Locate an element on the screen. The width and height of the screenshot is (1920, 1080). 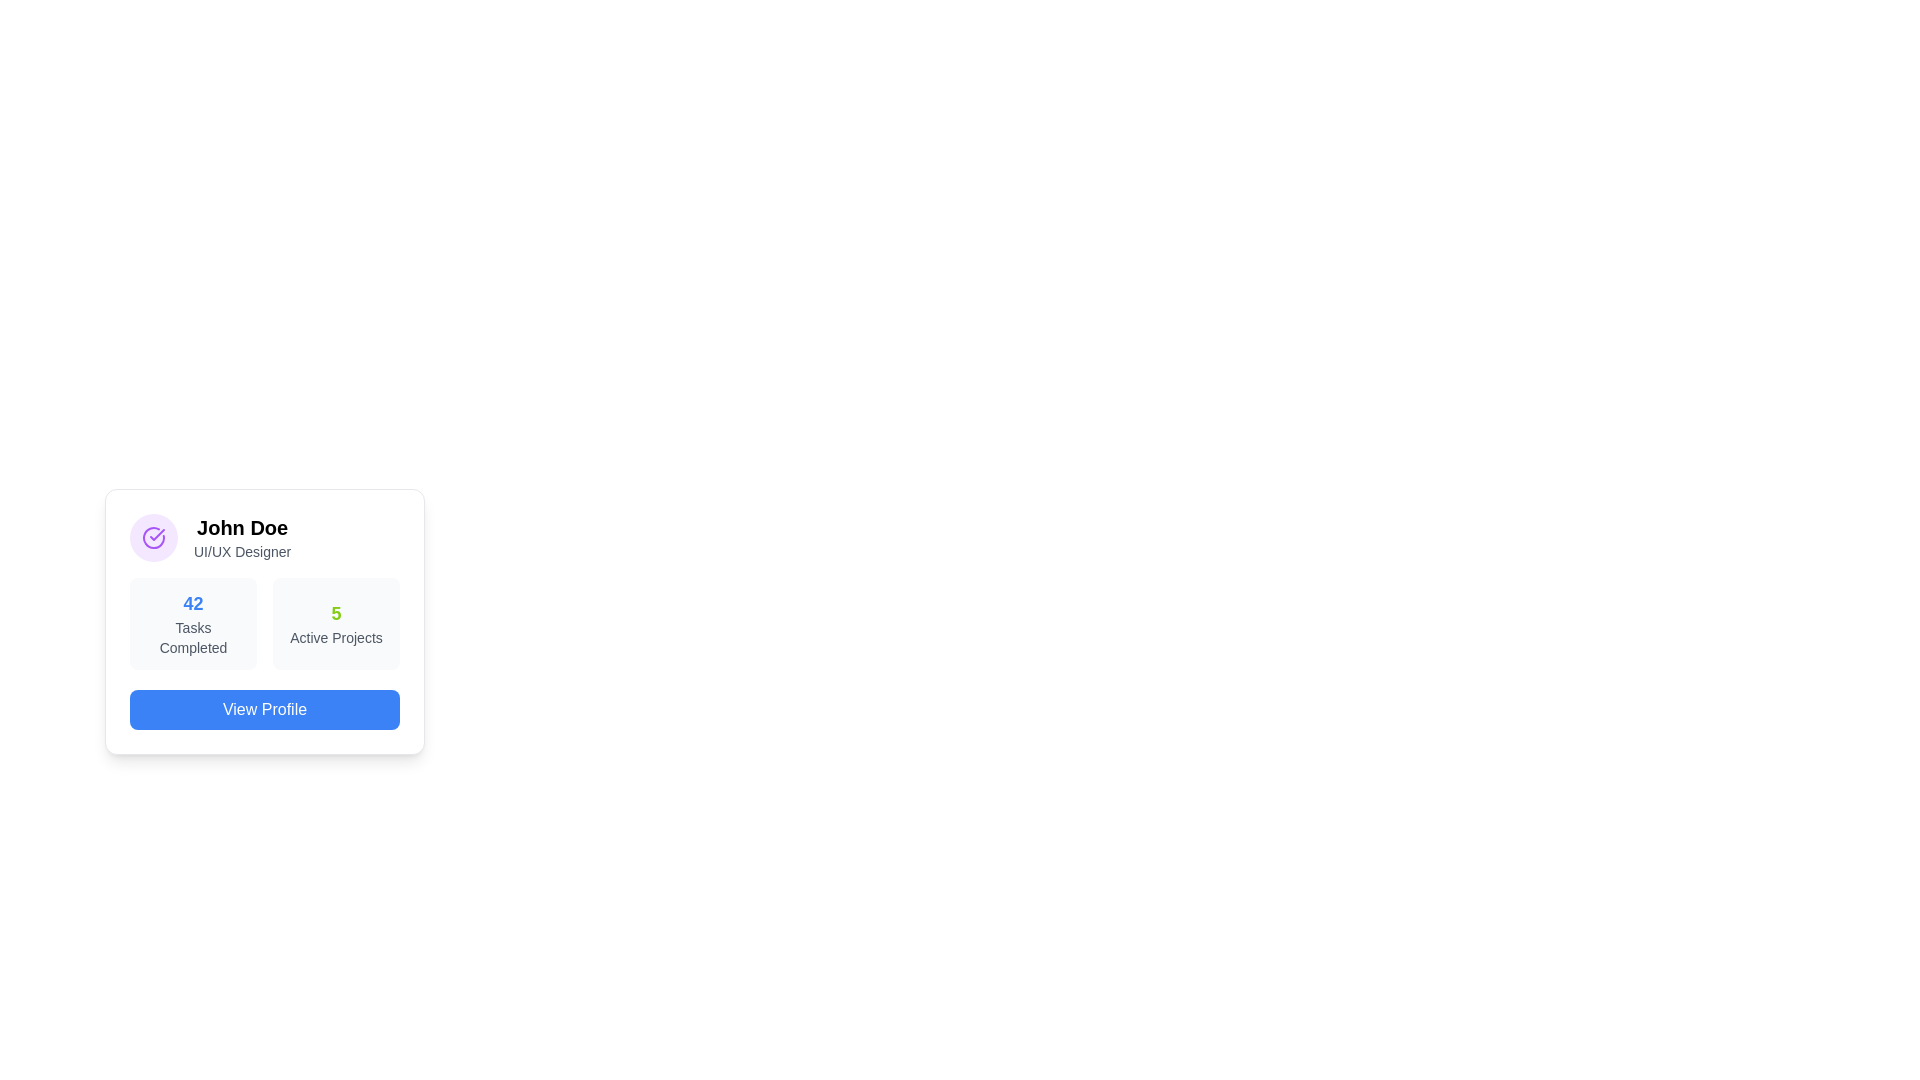
the status indicator icon located to the left of the 'John Doe' name and the 'UI/UX Designer' title, representing a status or verification is located at coordinates (152, 536).